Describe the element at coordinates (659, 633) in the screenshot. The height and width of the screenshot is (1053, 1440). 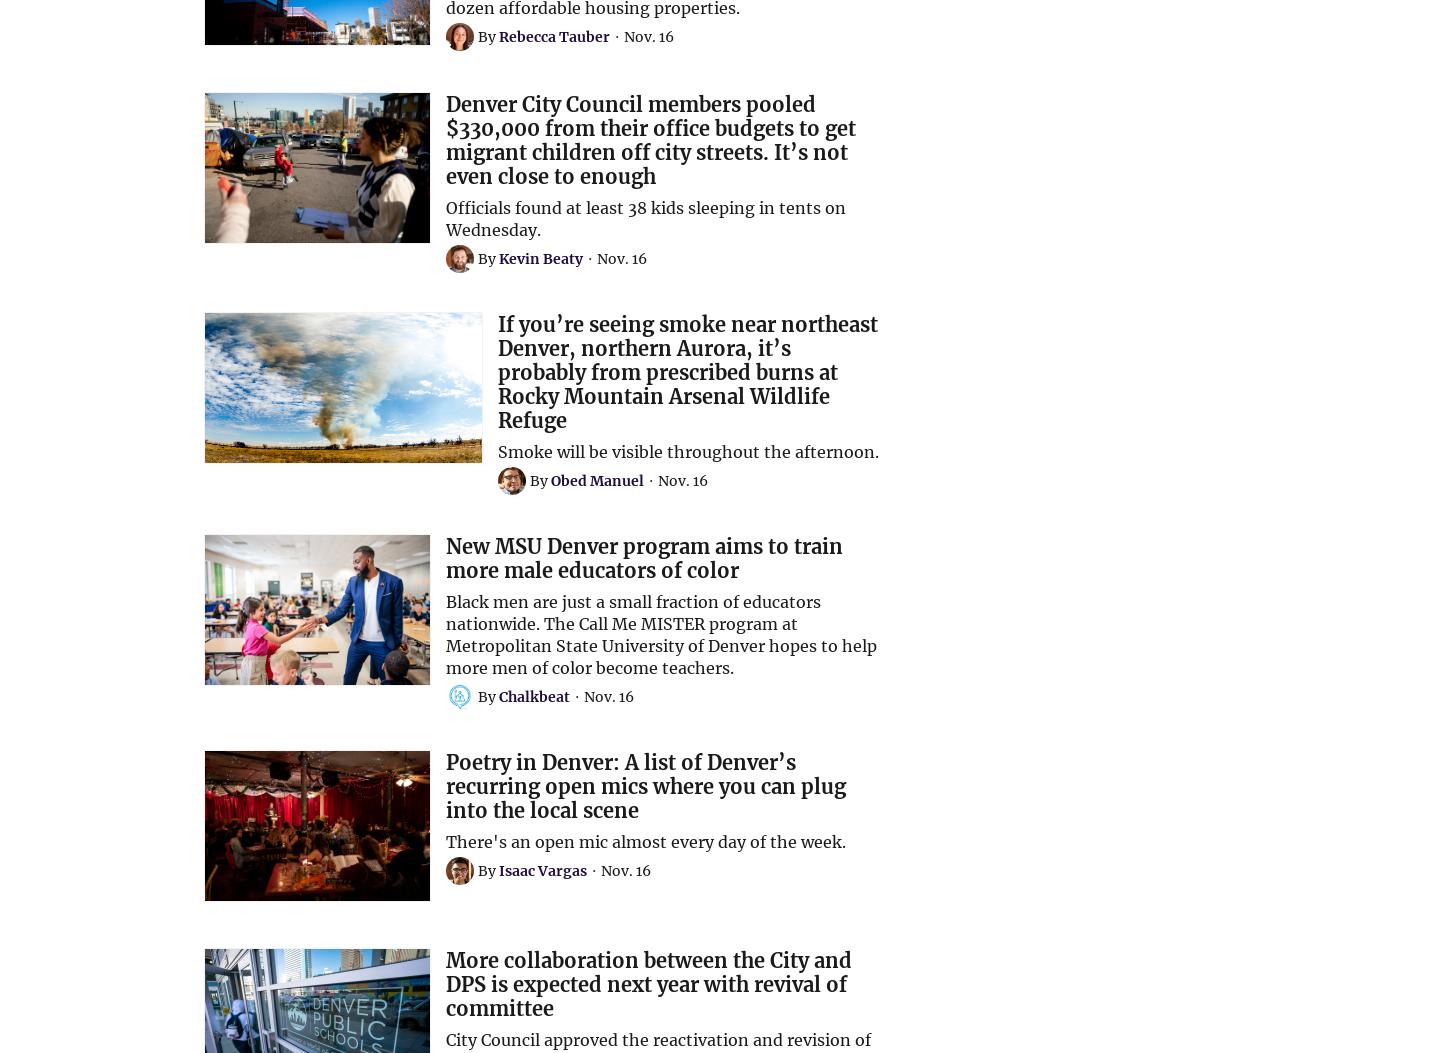
I see `'Black men are just a small fraction of educators nationwide. The Call Me MISTER program at Metropolitan State University of Denver hopes to help more men of color become teachers.'` at that location.